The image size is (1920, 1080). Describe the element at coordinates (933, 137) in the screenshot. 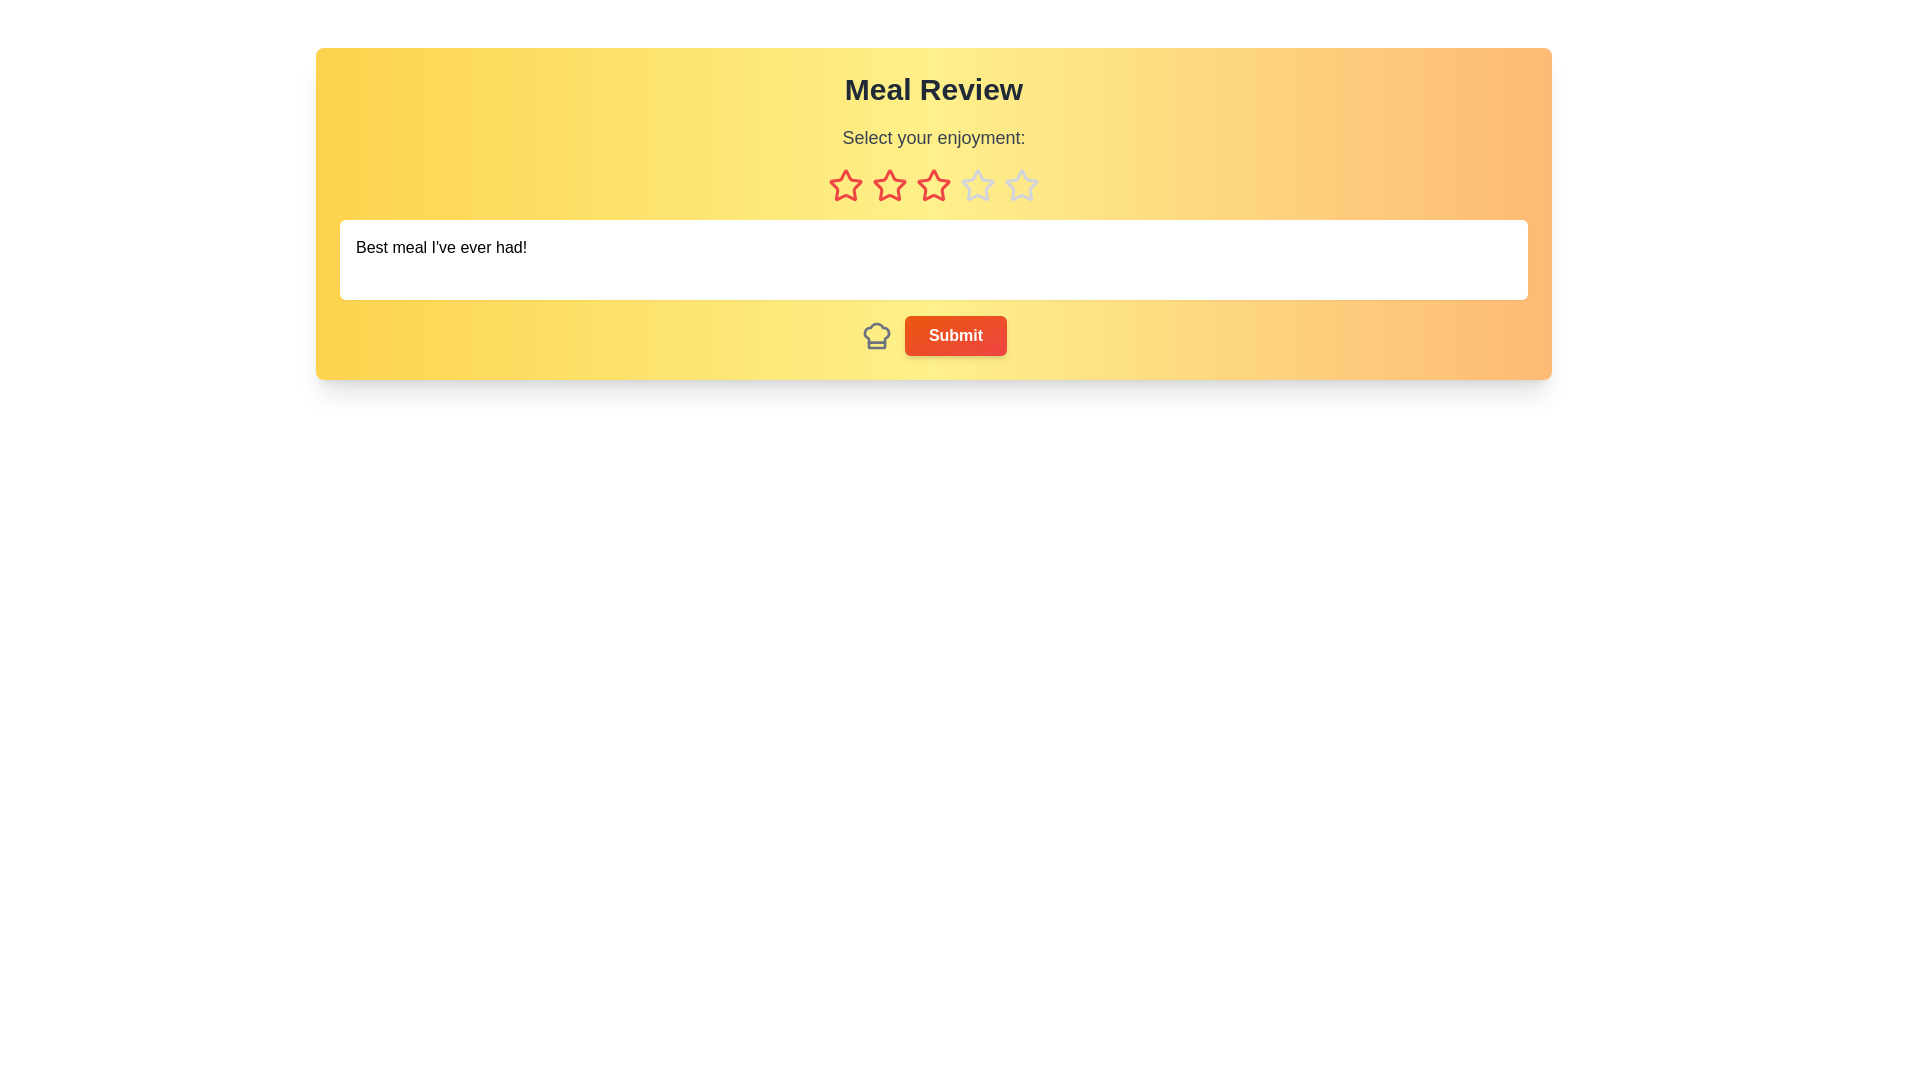

I see `the Static Text Label that reads 'Select your enjoyment:' which is positioned under the title 'Meal Review' and above the star rating icons` at that location.